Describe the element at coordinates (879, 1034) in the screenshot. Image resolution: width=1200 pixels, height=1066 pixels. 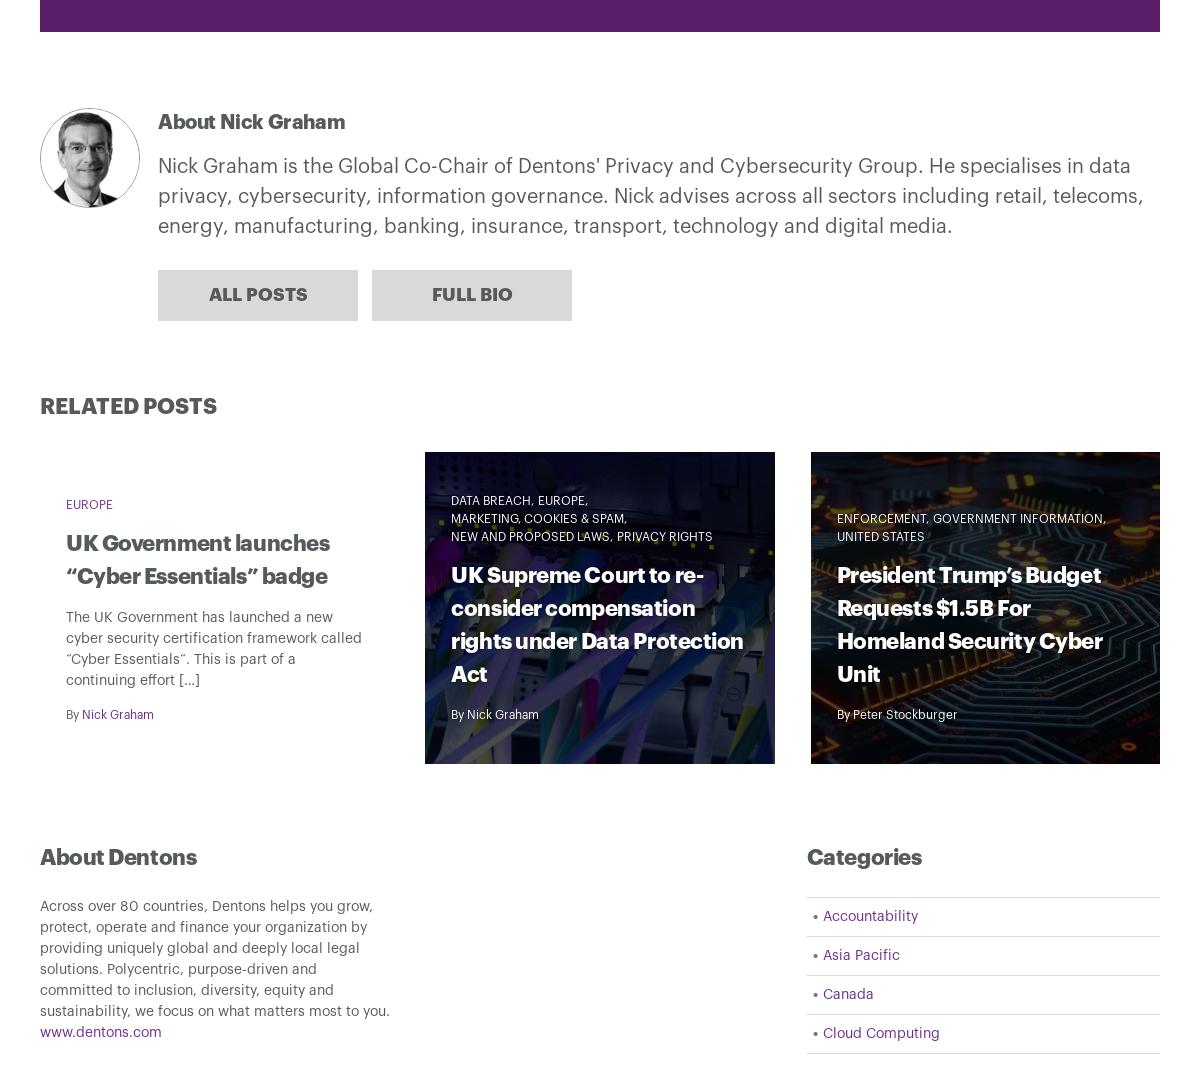
I see `'Cloud Computing'` at that location.